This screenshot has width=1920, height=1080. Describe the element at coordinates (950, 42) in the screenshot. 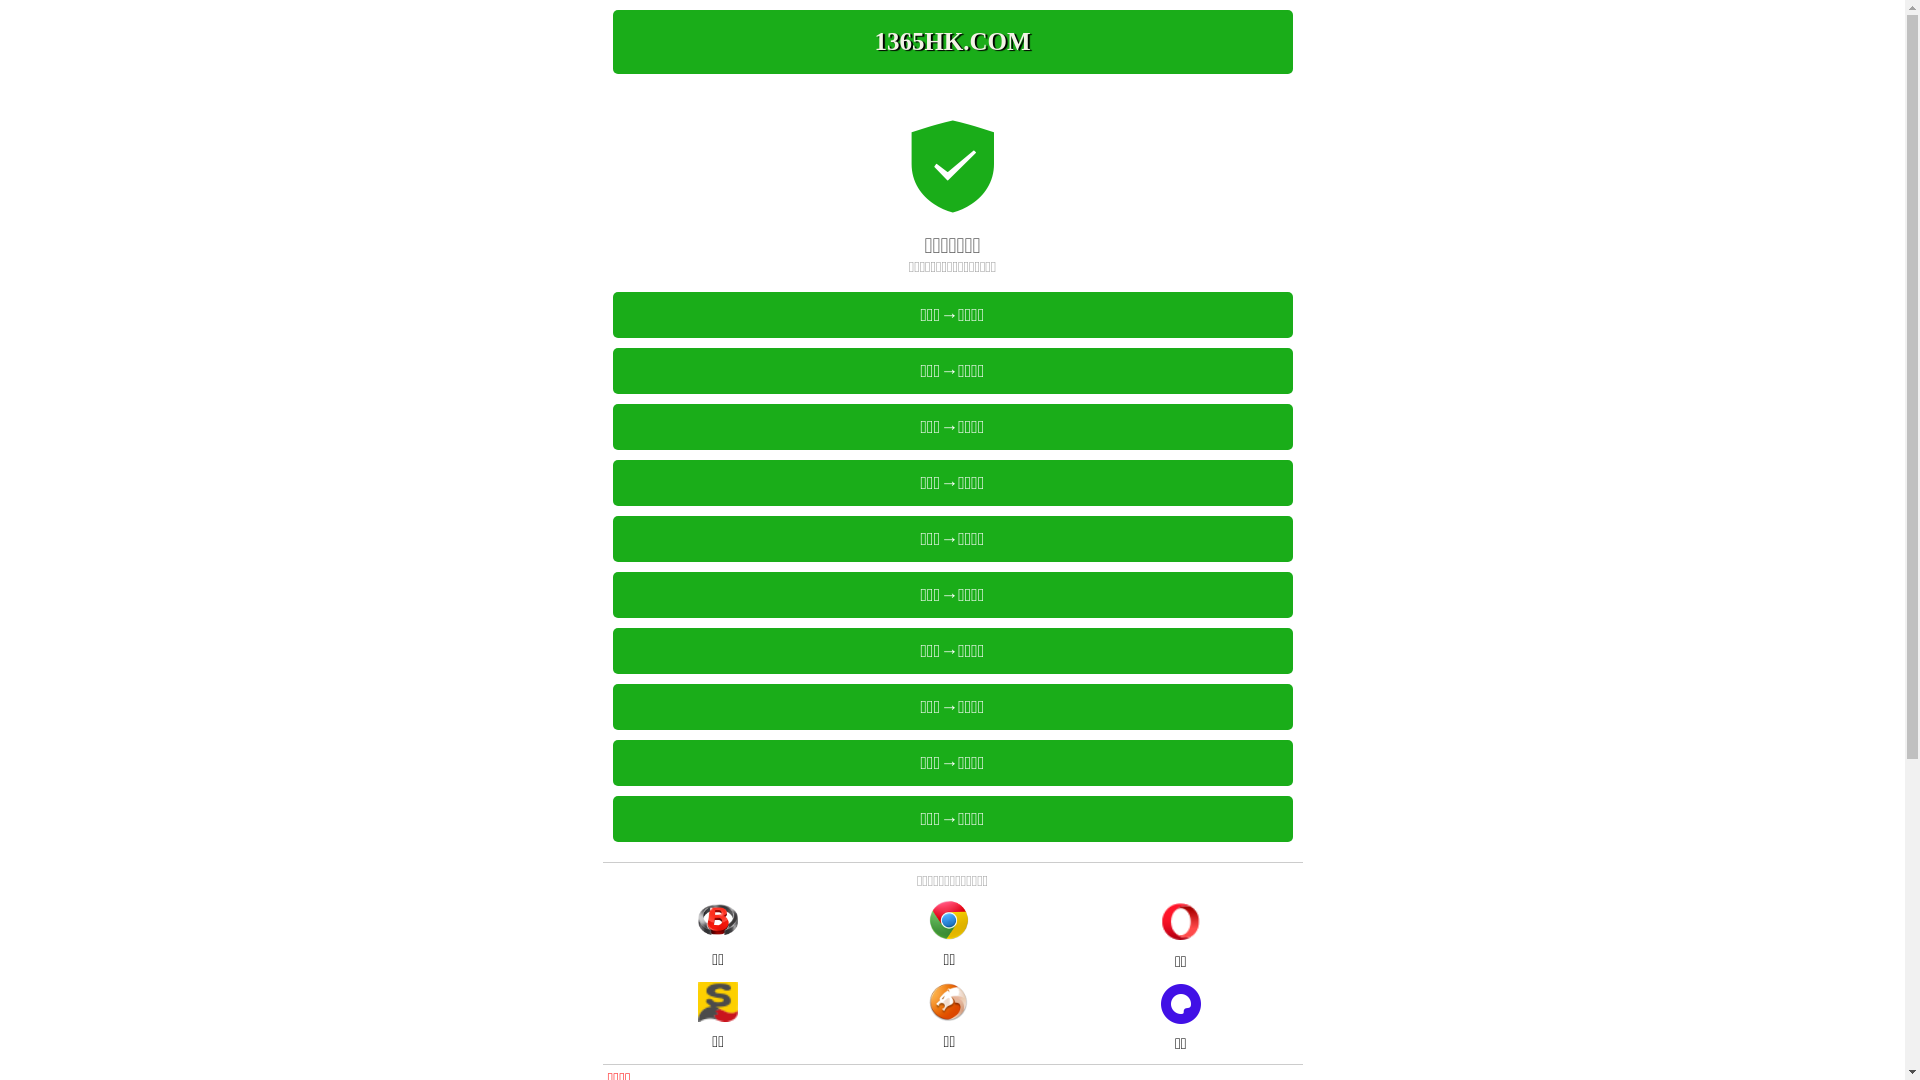

I see `'1365HK.COM'` at that location.